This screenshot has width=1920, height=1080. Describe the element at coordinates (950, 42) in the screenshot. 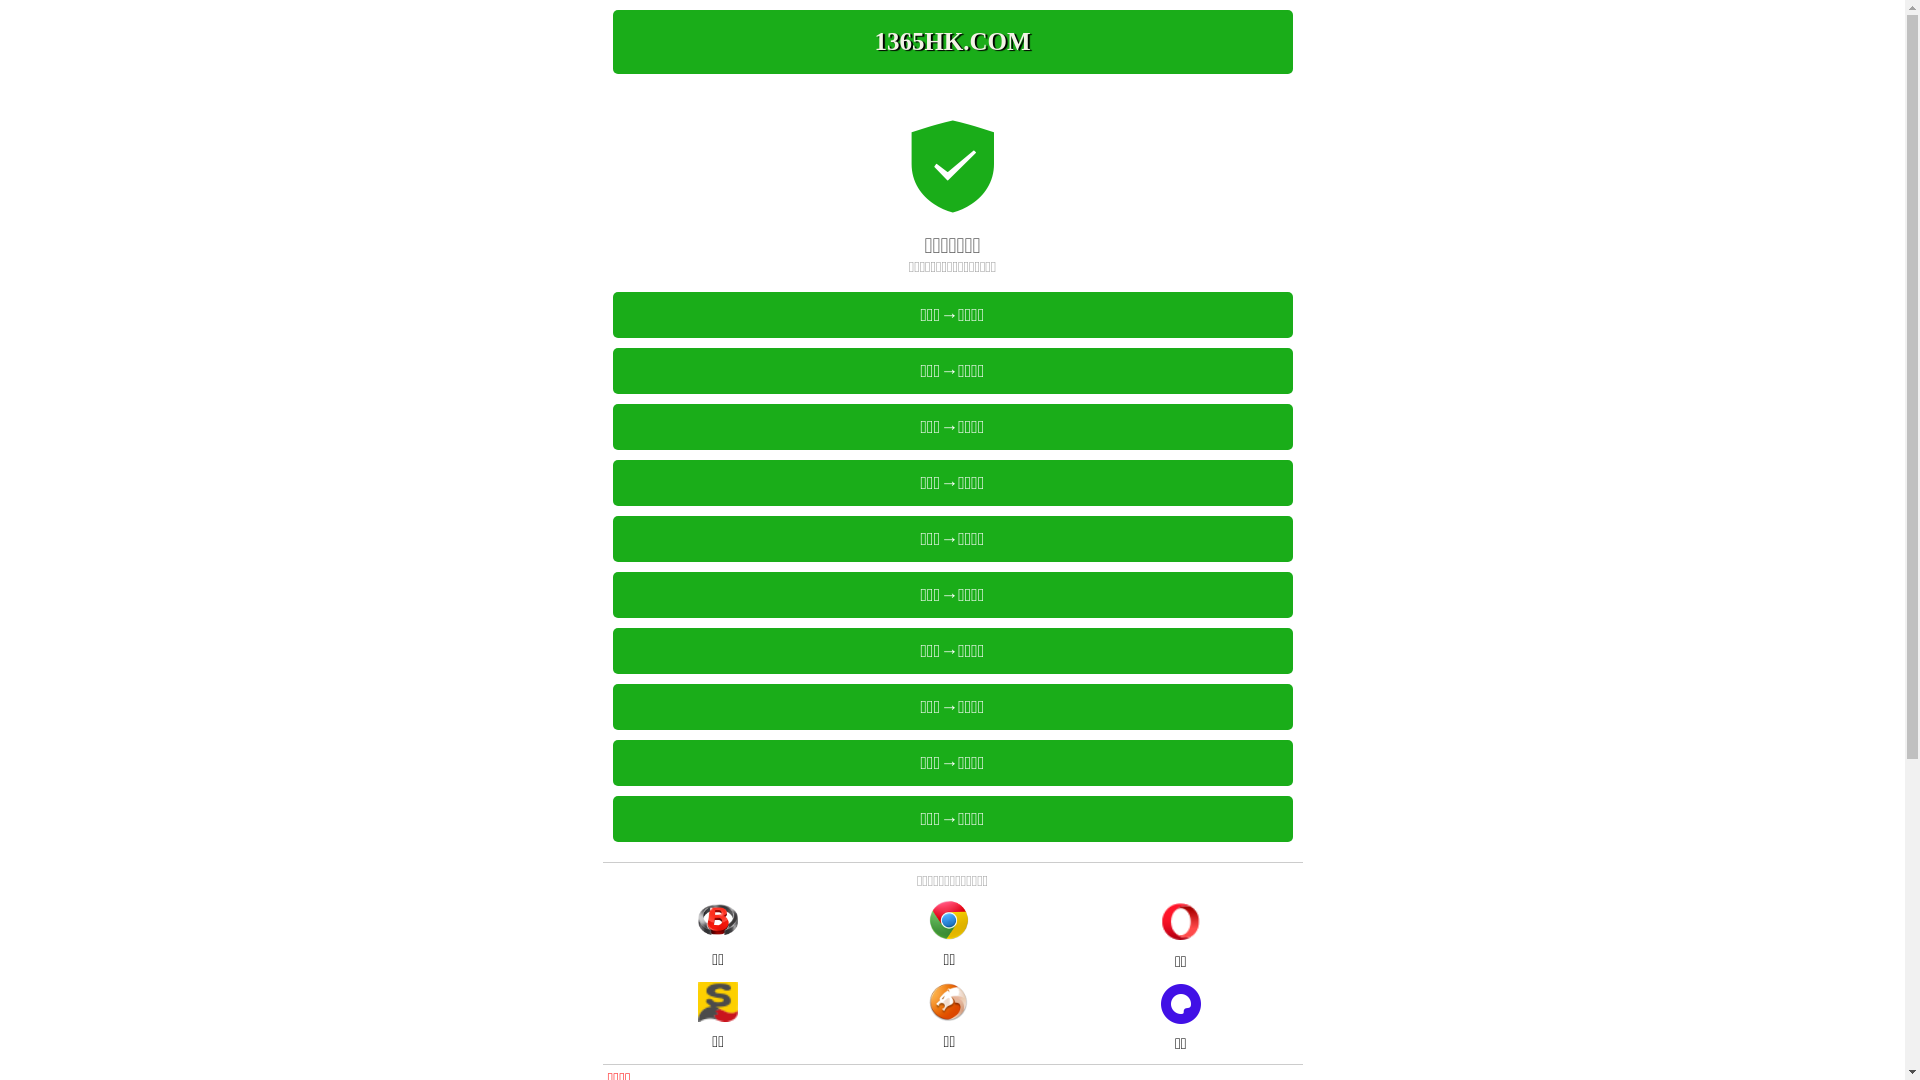

I see `'1365HK.COM'` at that location.